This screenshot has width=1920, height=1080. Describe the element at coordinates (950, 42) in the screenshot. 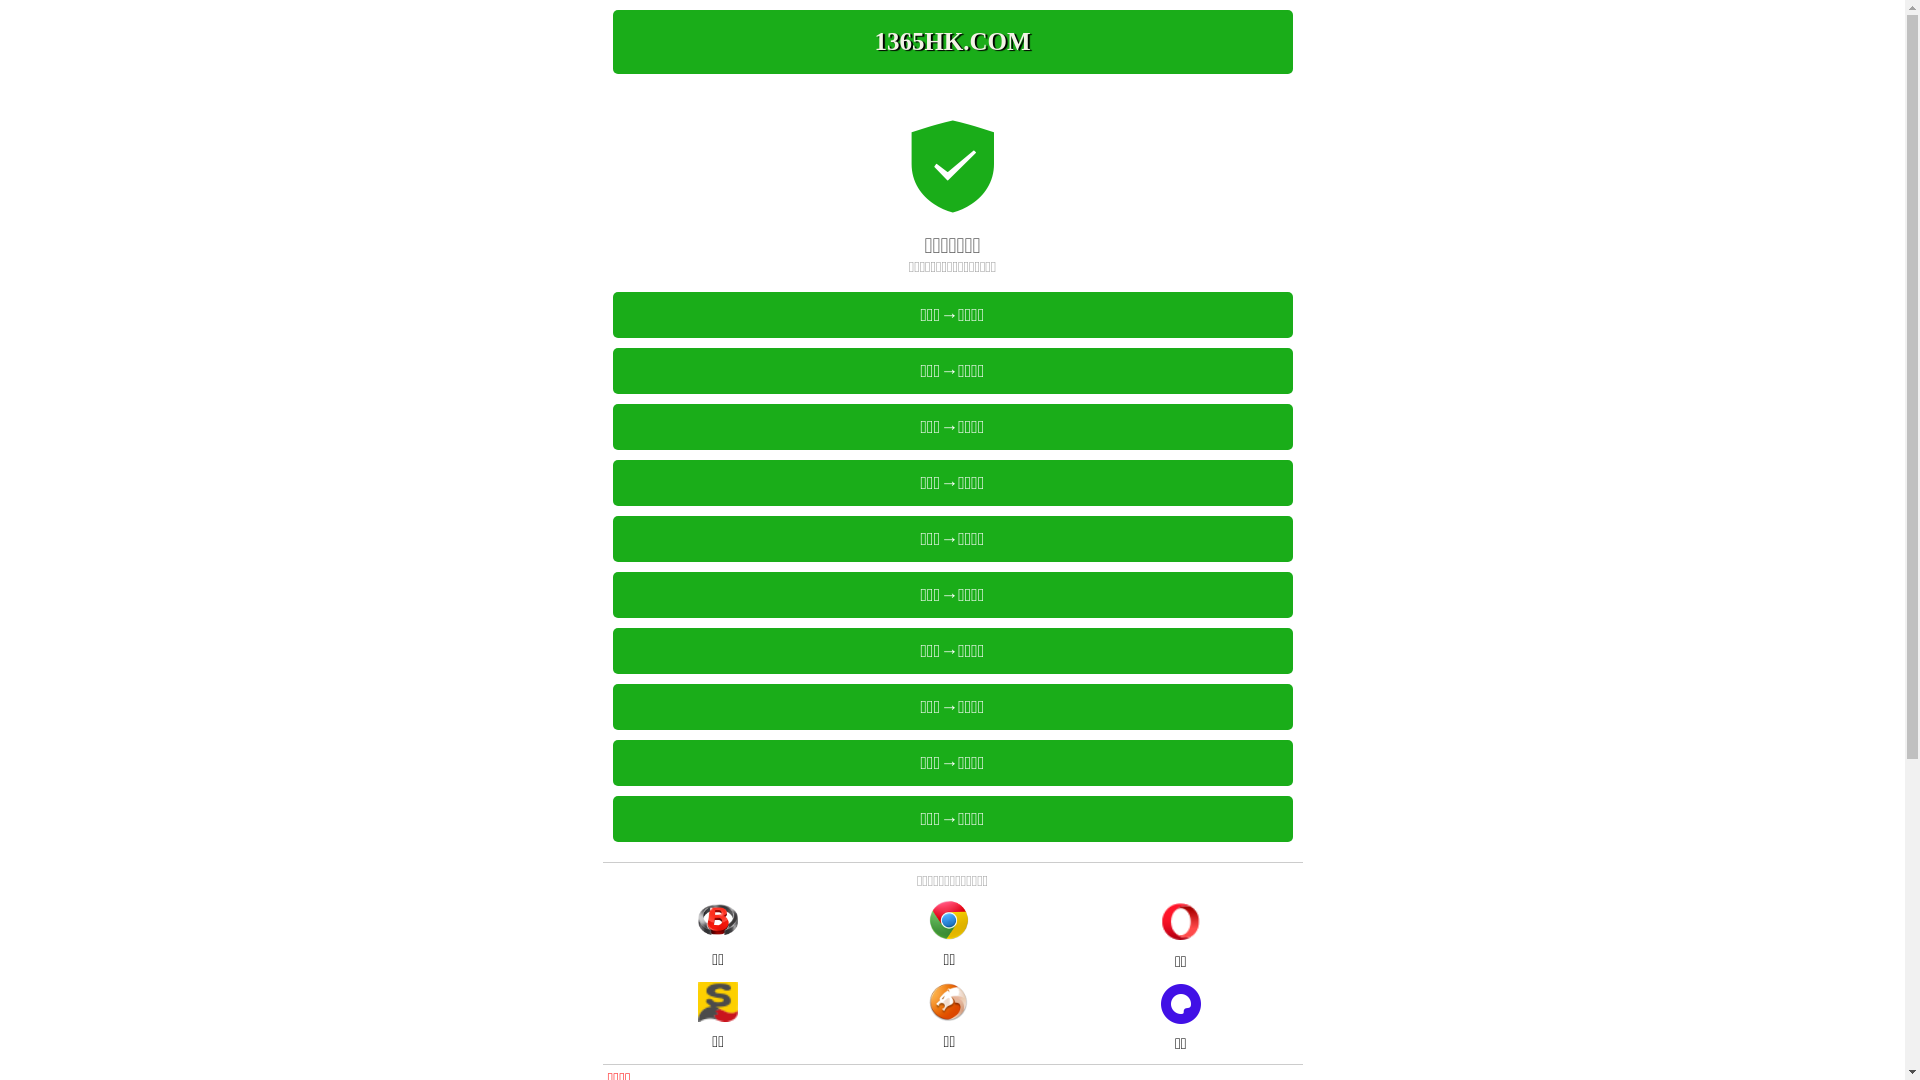

I see `'1365HK.COM'` at that location.